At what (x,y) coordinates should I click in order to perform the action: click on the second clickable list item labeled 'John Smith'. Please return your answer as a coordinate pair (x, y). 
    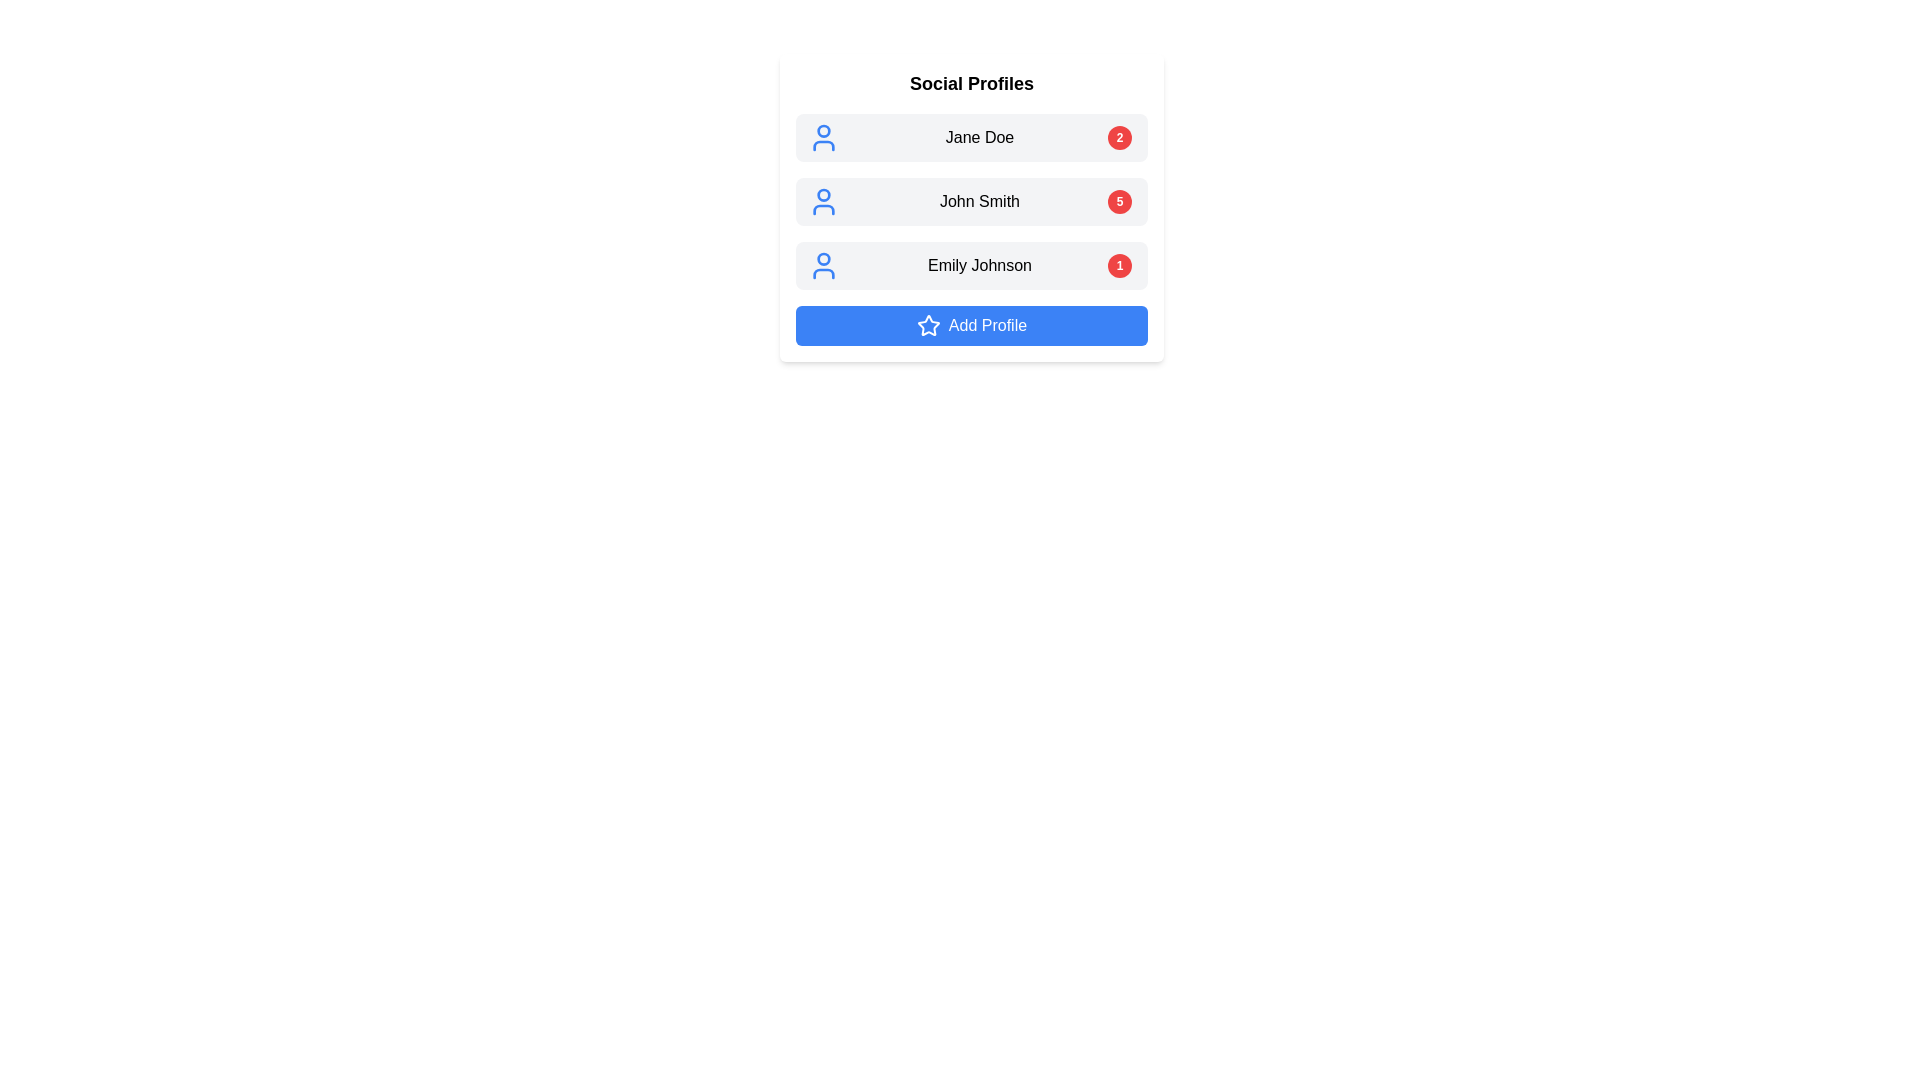
    Looking at the image, I should click on (971, 208).